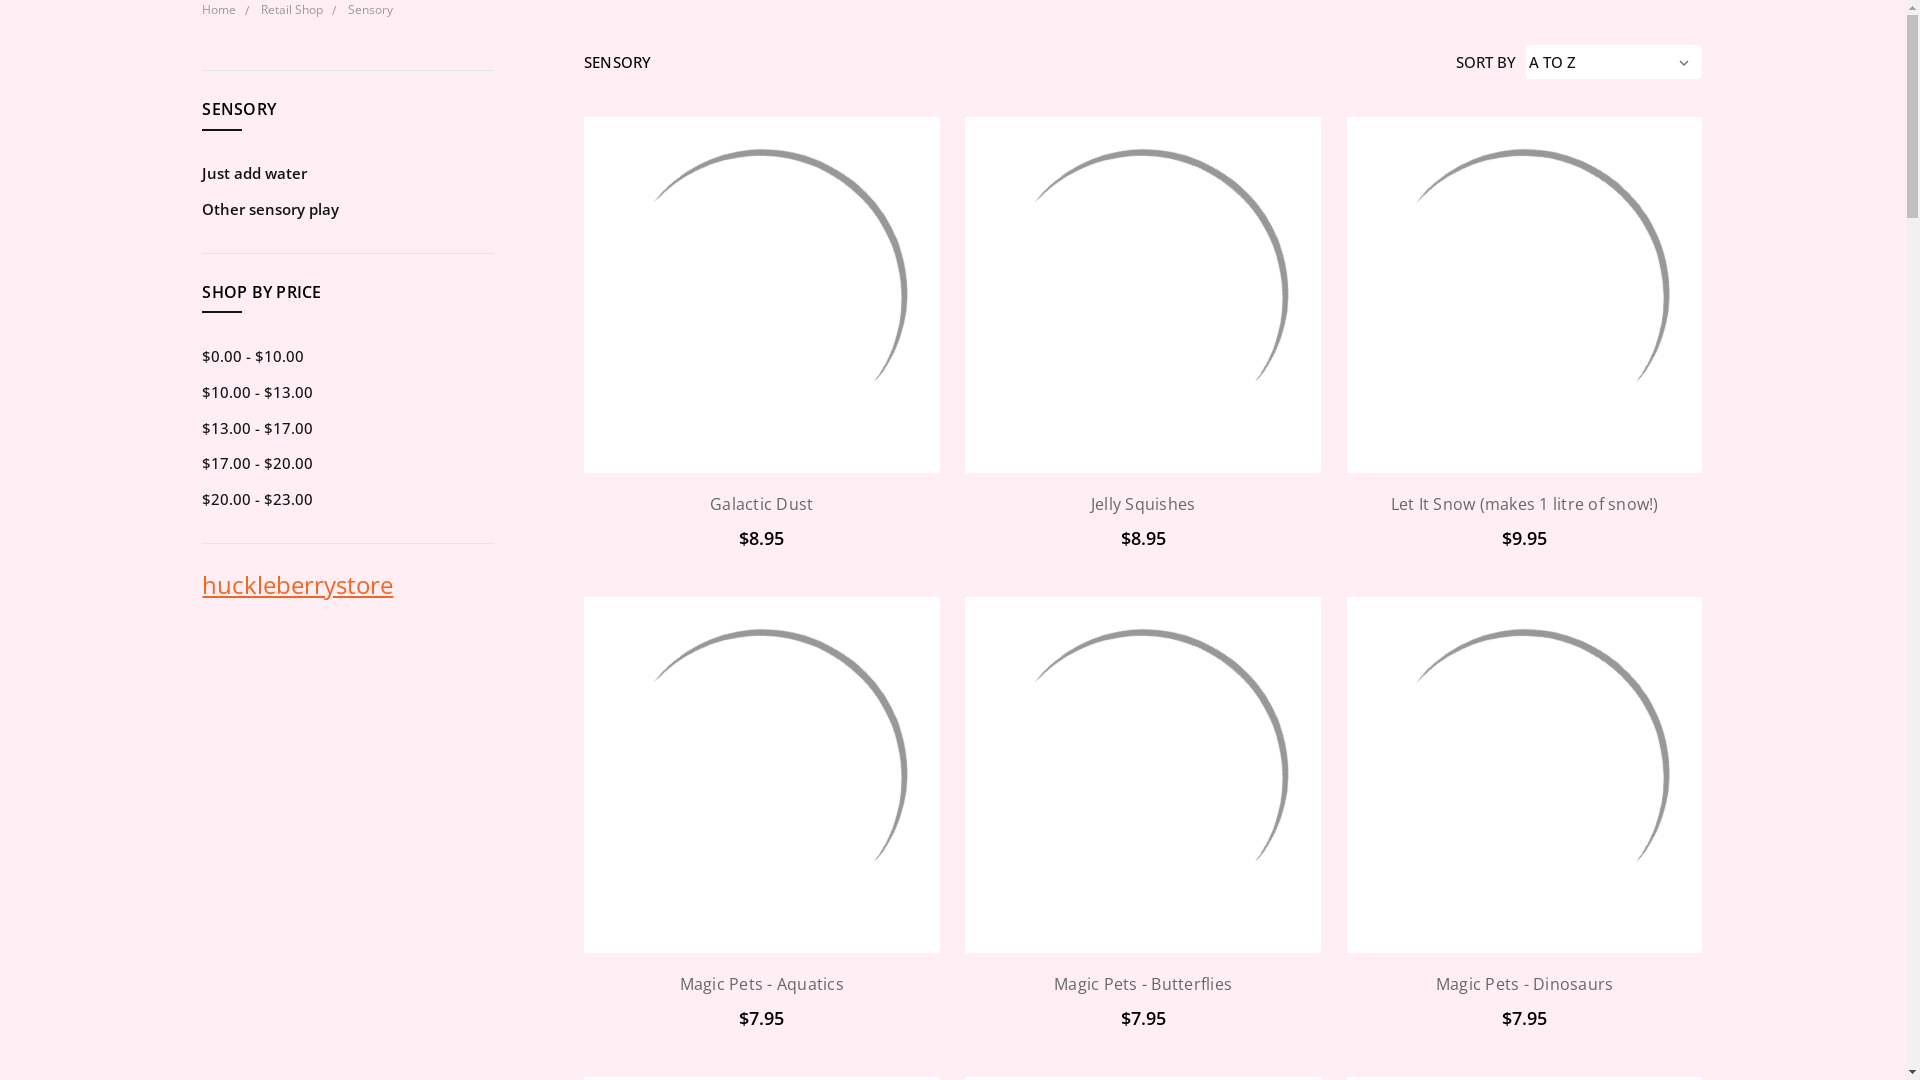  What do you see at coordinates (291, 9) in the screenshot?
I see `'Retail Shop'` at bounding box center [291, 9].